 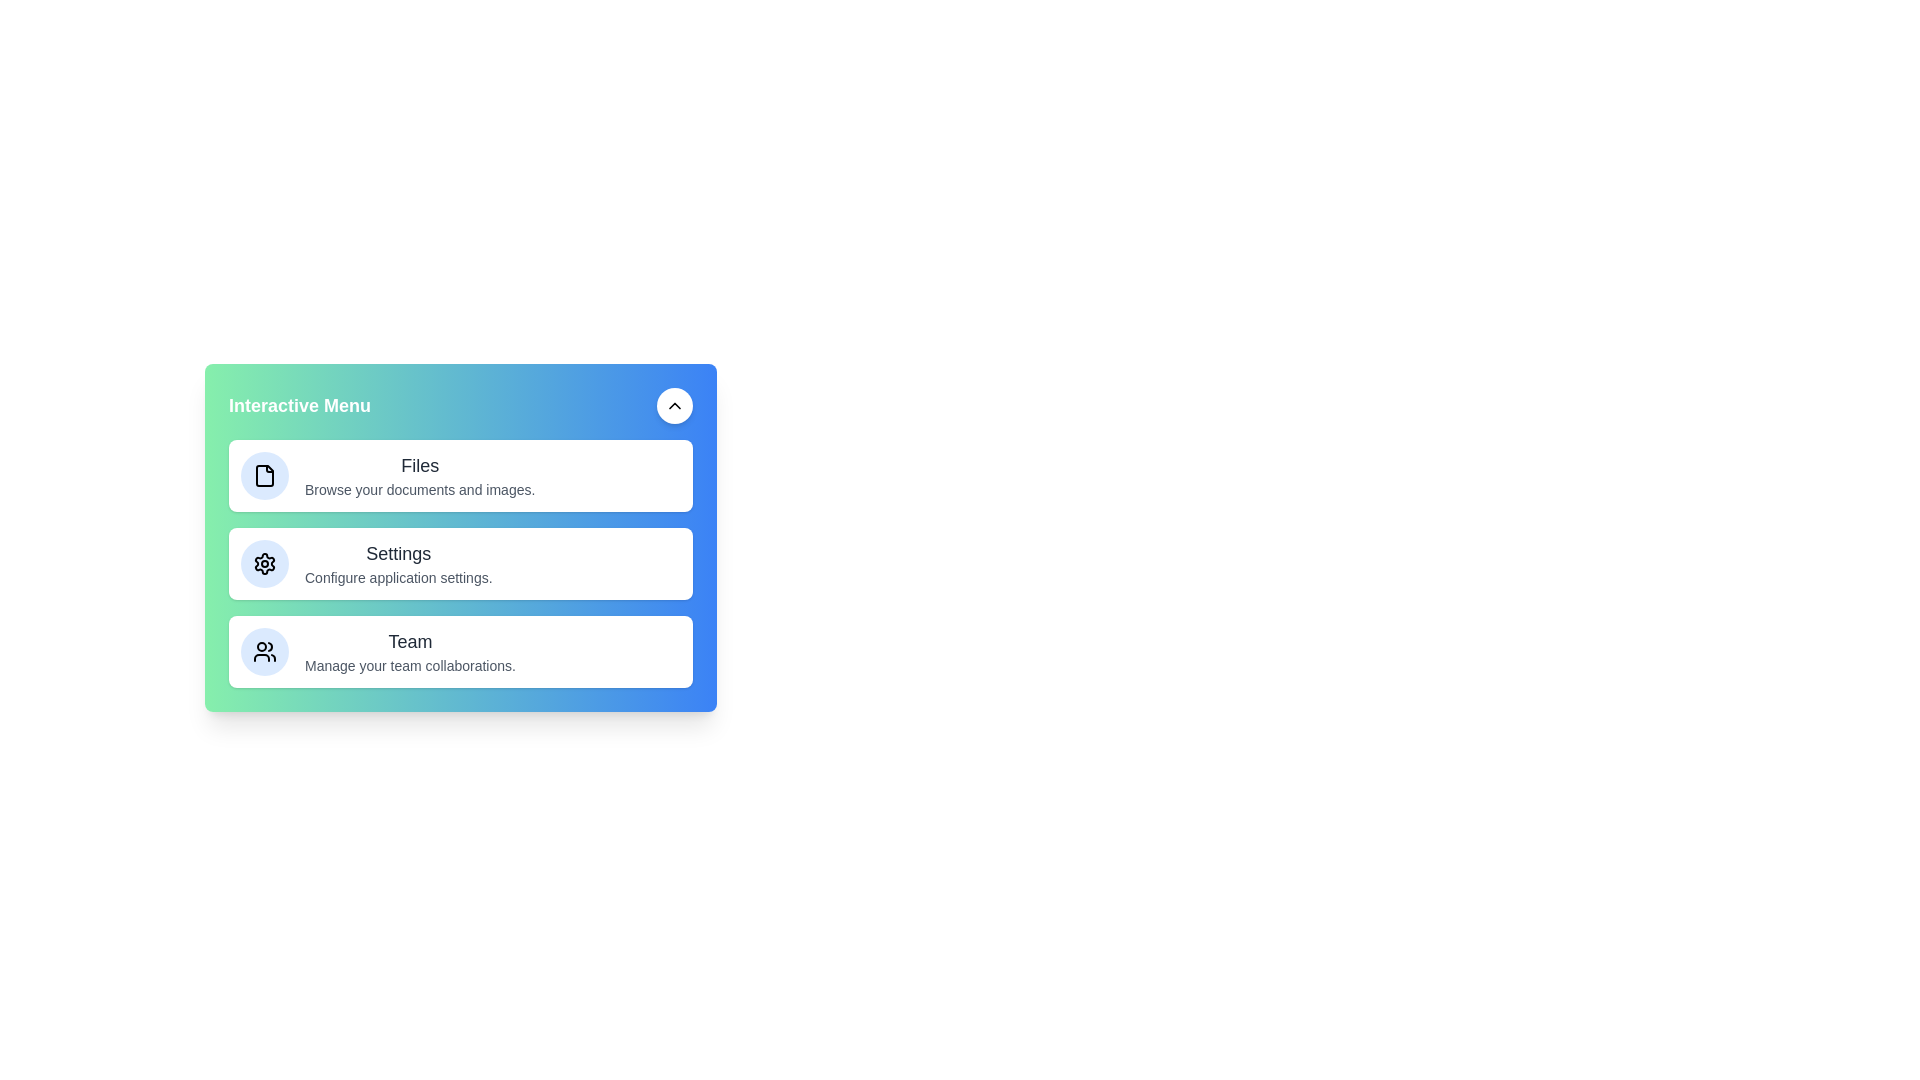 What do you see at coordinates (459, 563) in the screenshot?
I see `the 'Settings' option in the menu` at bounding box center [459, 563].